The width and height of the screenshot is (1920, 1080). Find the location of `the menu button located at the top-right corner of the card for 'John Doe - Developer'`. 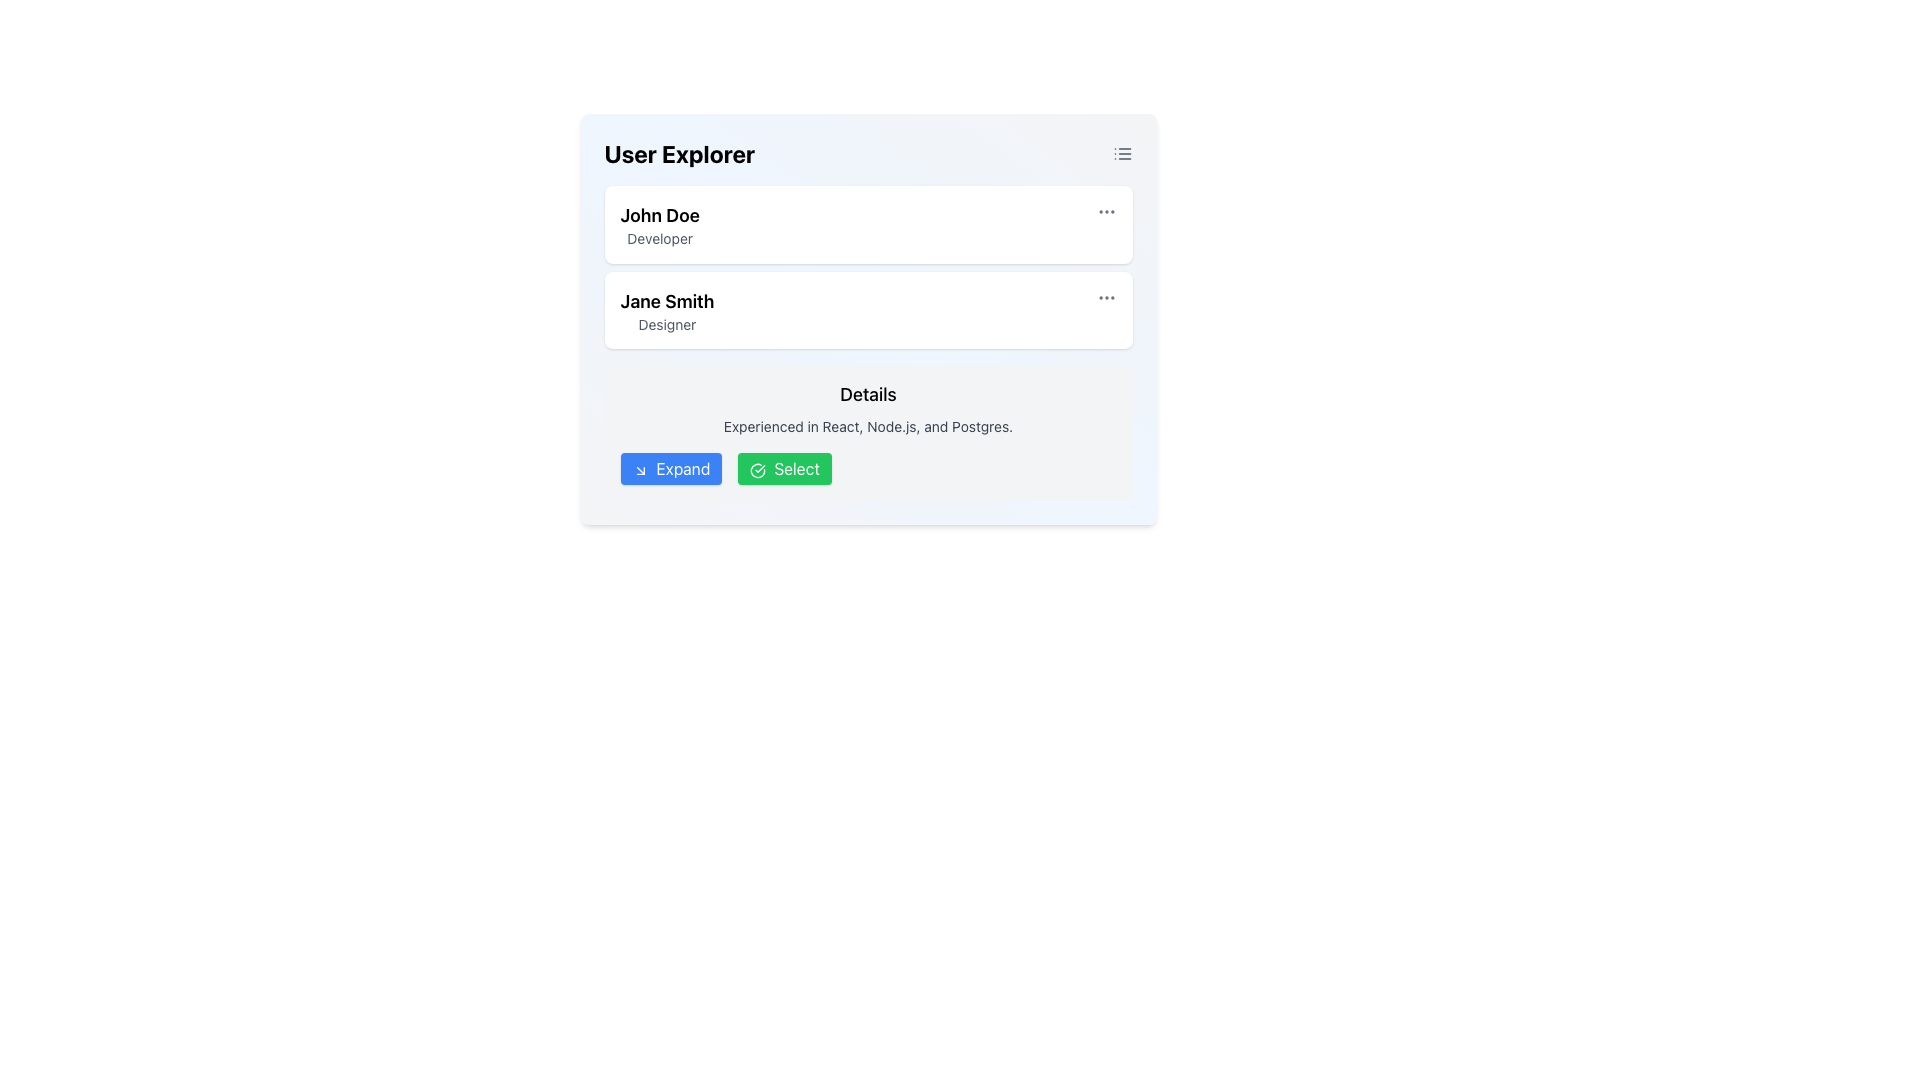

the menu button located at the top-right corner of the card for 'John Doe - Developer' is located at coordinates (1105, 212).